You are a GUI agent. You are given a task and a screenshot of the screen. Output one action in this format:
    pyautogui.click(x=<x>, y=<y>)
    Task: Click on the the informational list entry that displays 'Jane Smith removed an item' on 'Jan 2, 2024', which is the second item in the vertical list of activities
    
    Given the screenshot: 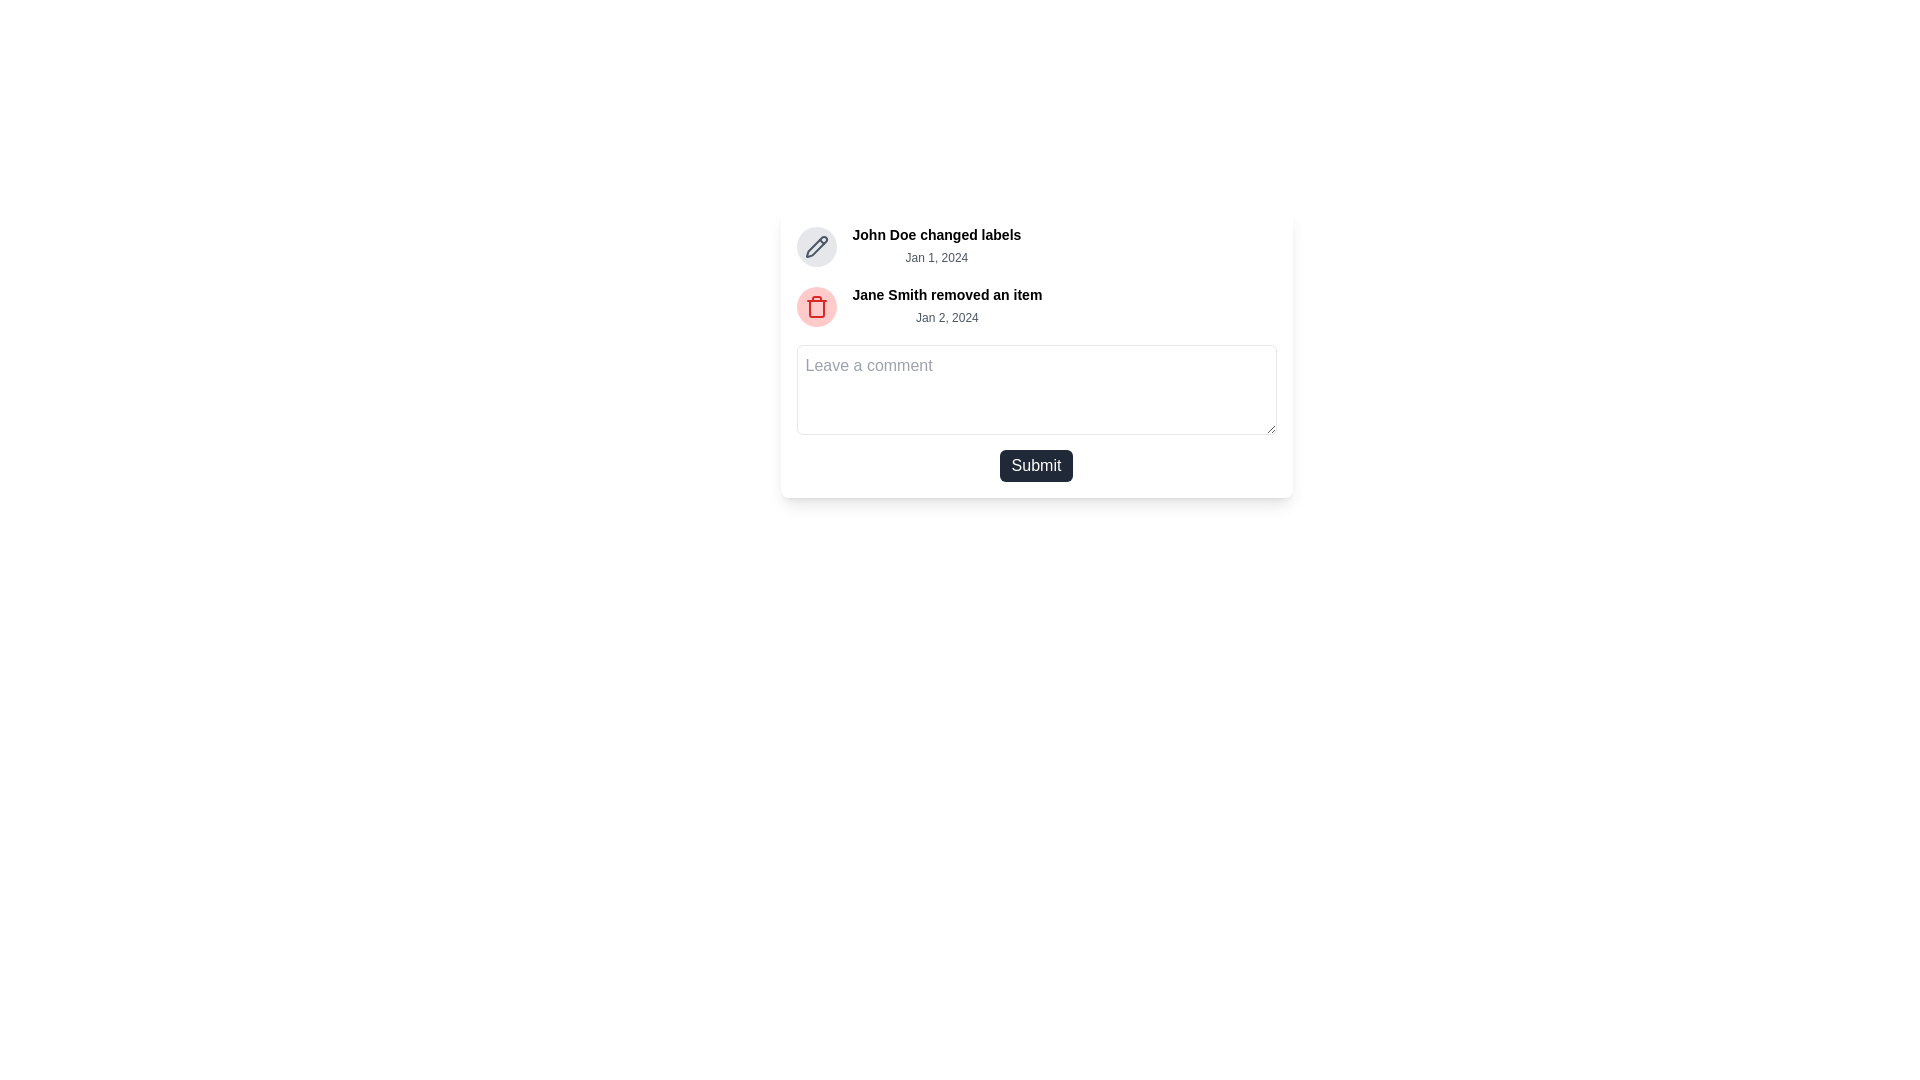 What is the action you would take?
    pyautogui.click(x=1036, y=307)
    